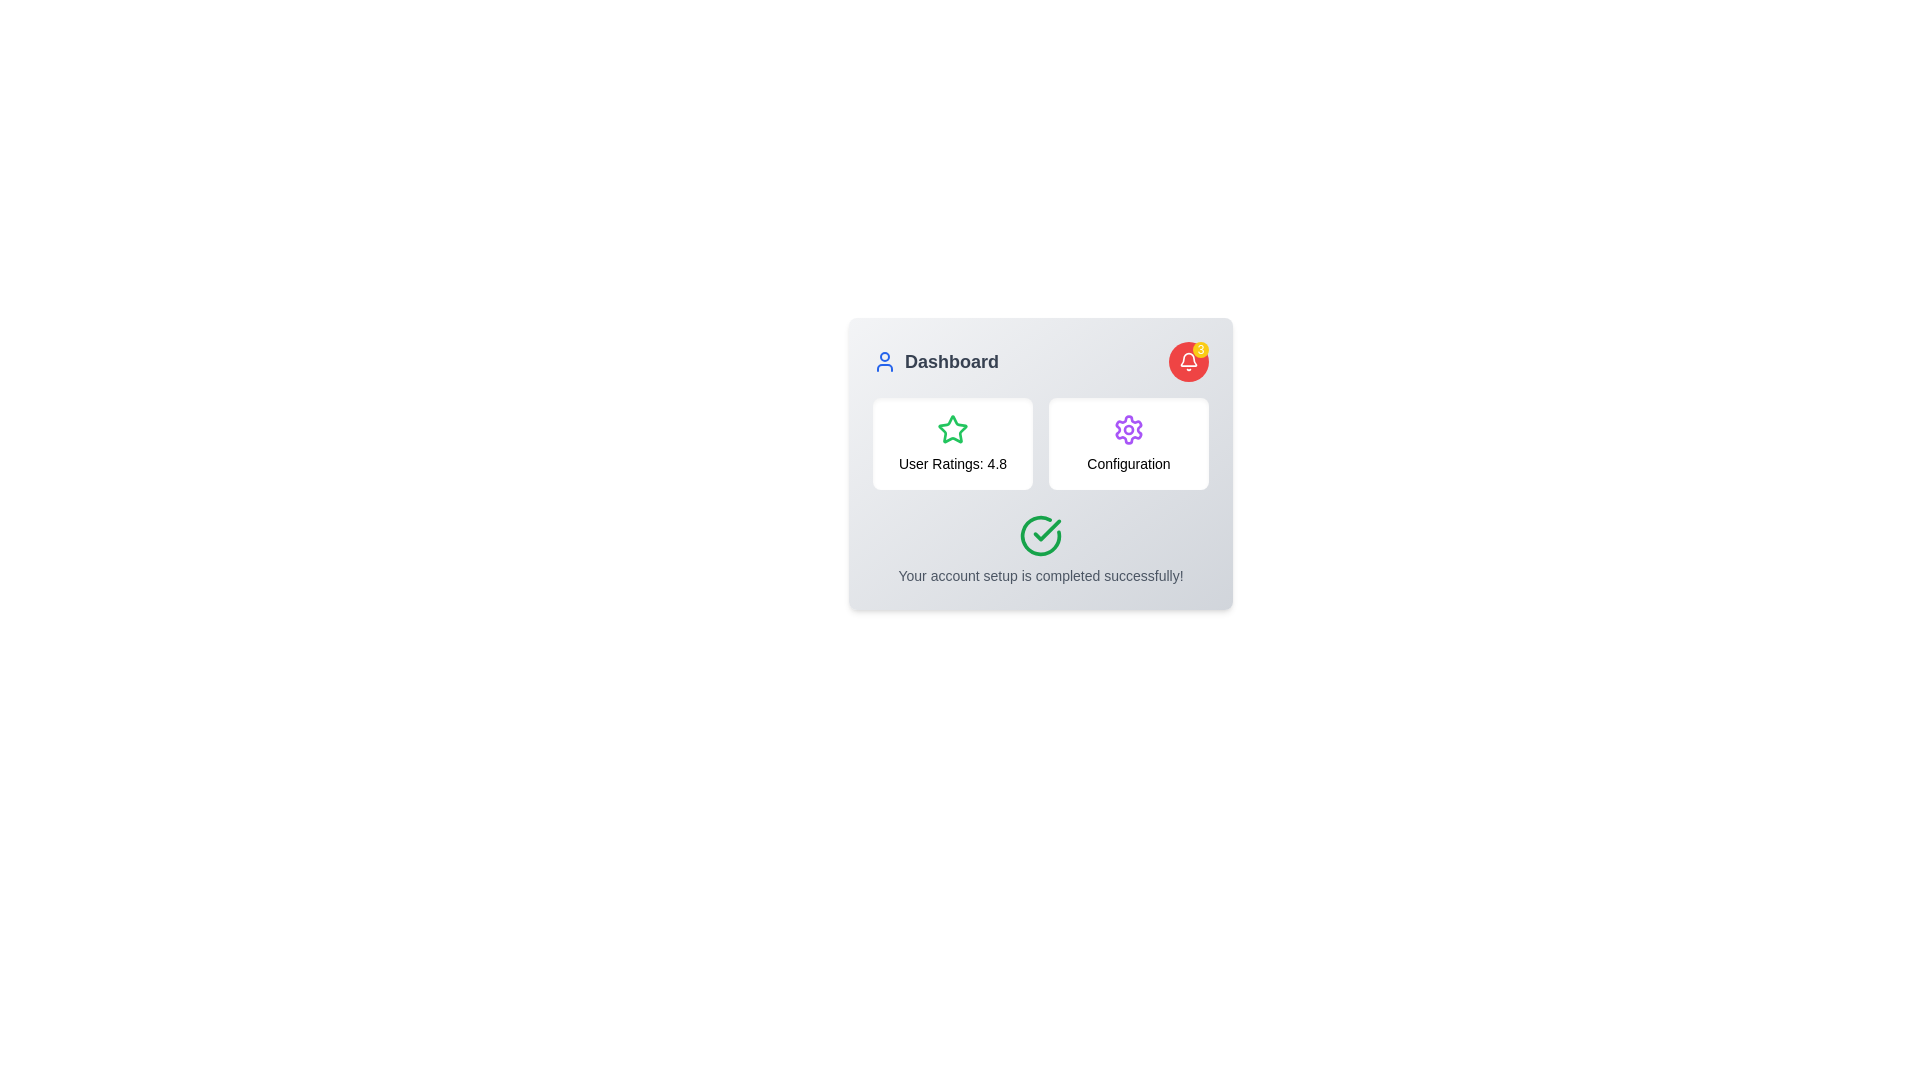 The width and height of the screenshot is (1920, 1080). I want to click on the cogwheel-like purple settings icon located in the central-right area of the dashboard interface, so click(1128, 428).